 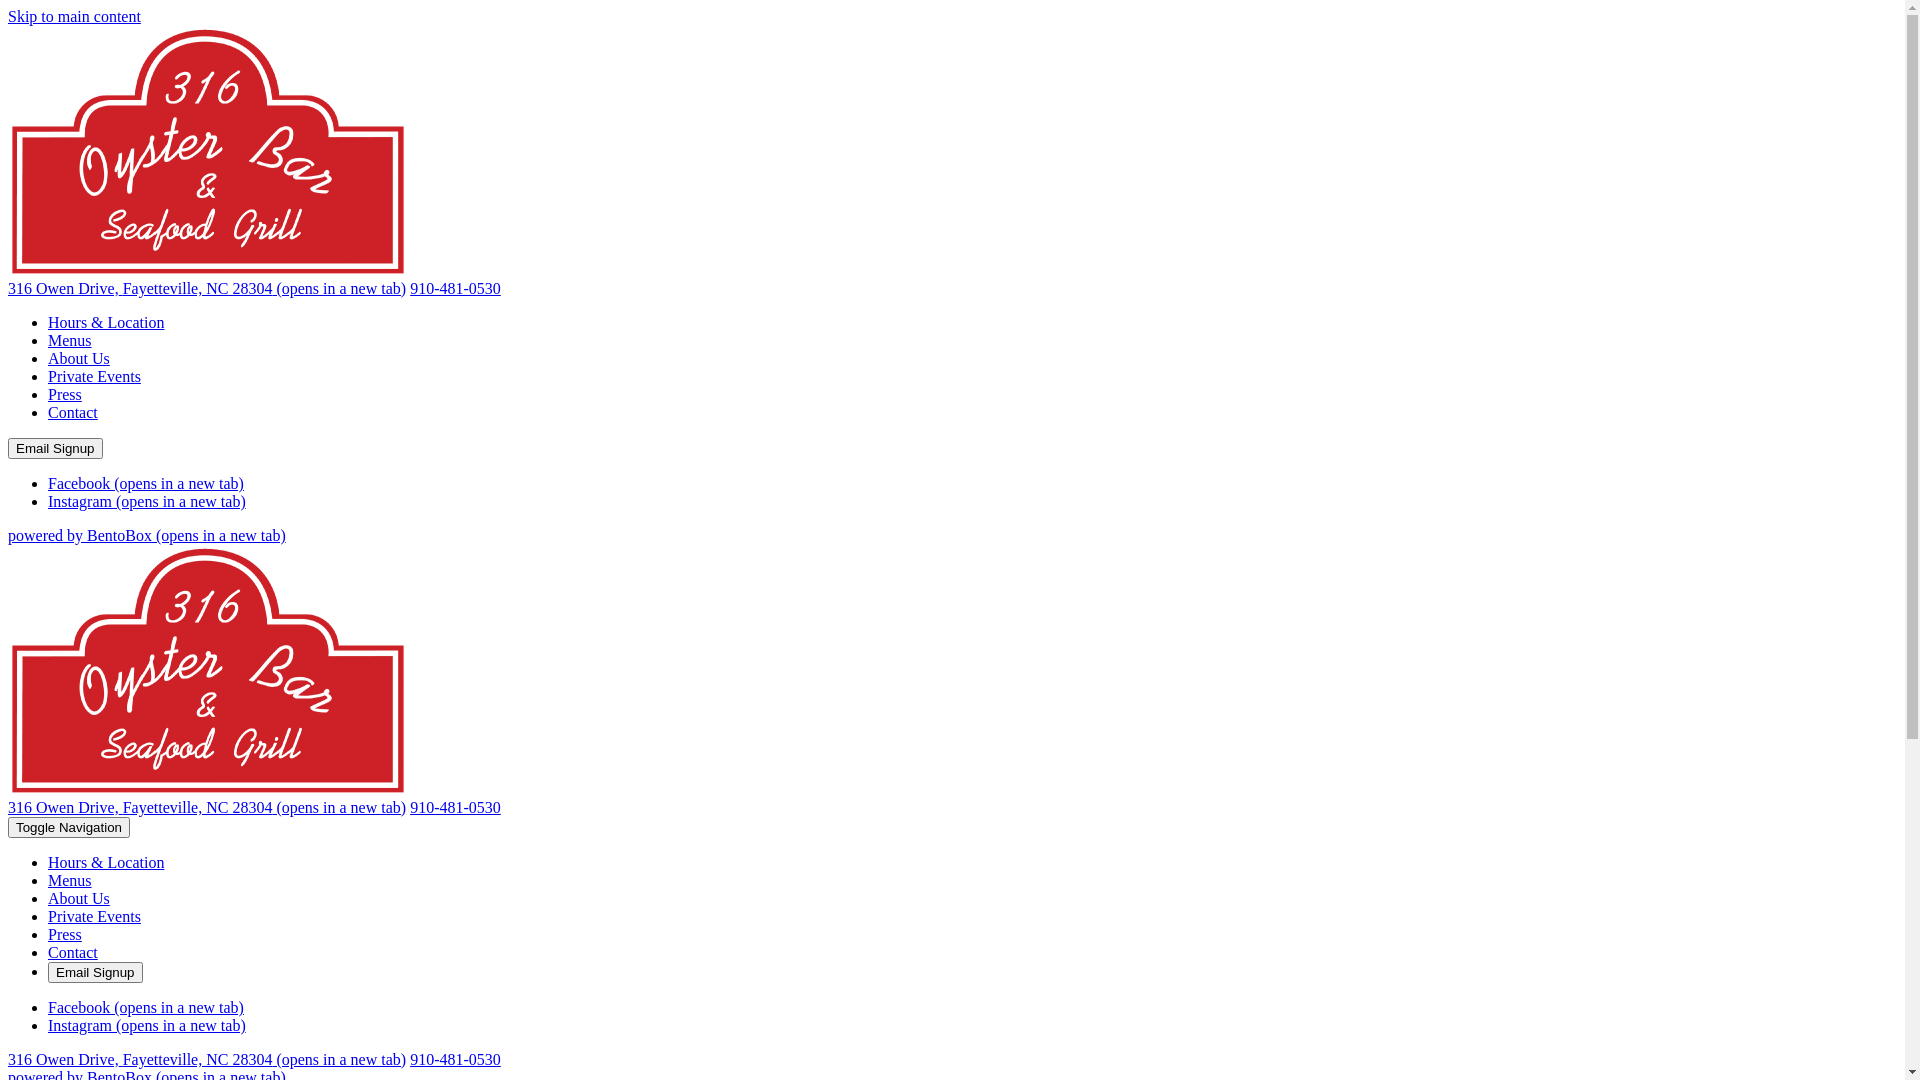 What do you see at coordinates (78, 357) in the screenshot?
I see `'About Us'` at bounding box center [78, 357].